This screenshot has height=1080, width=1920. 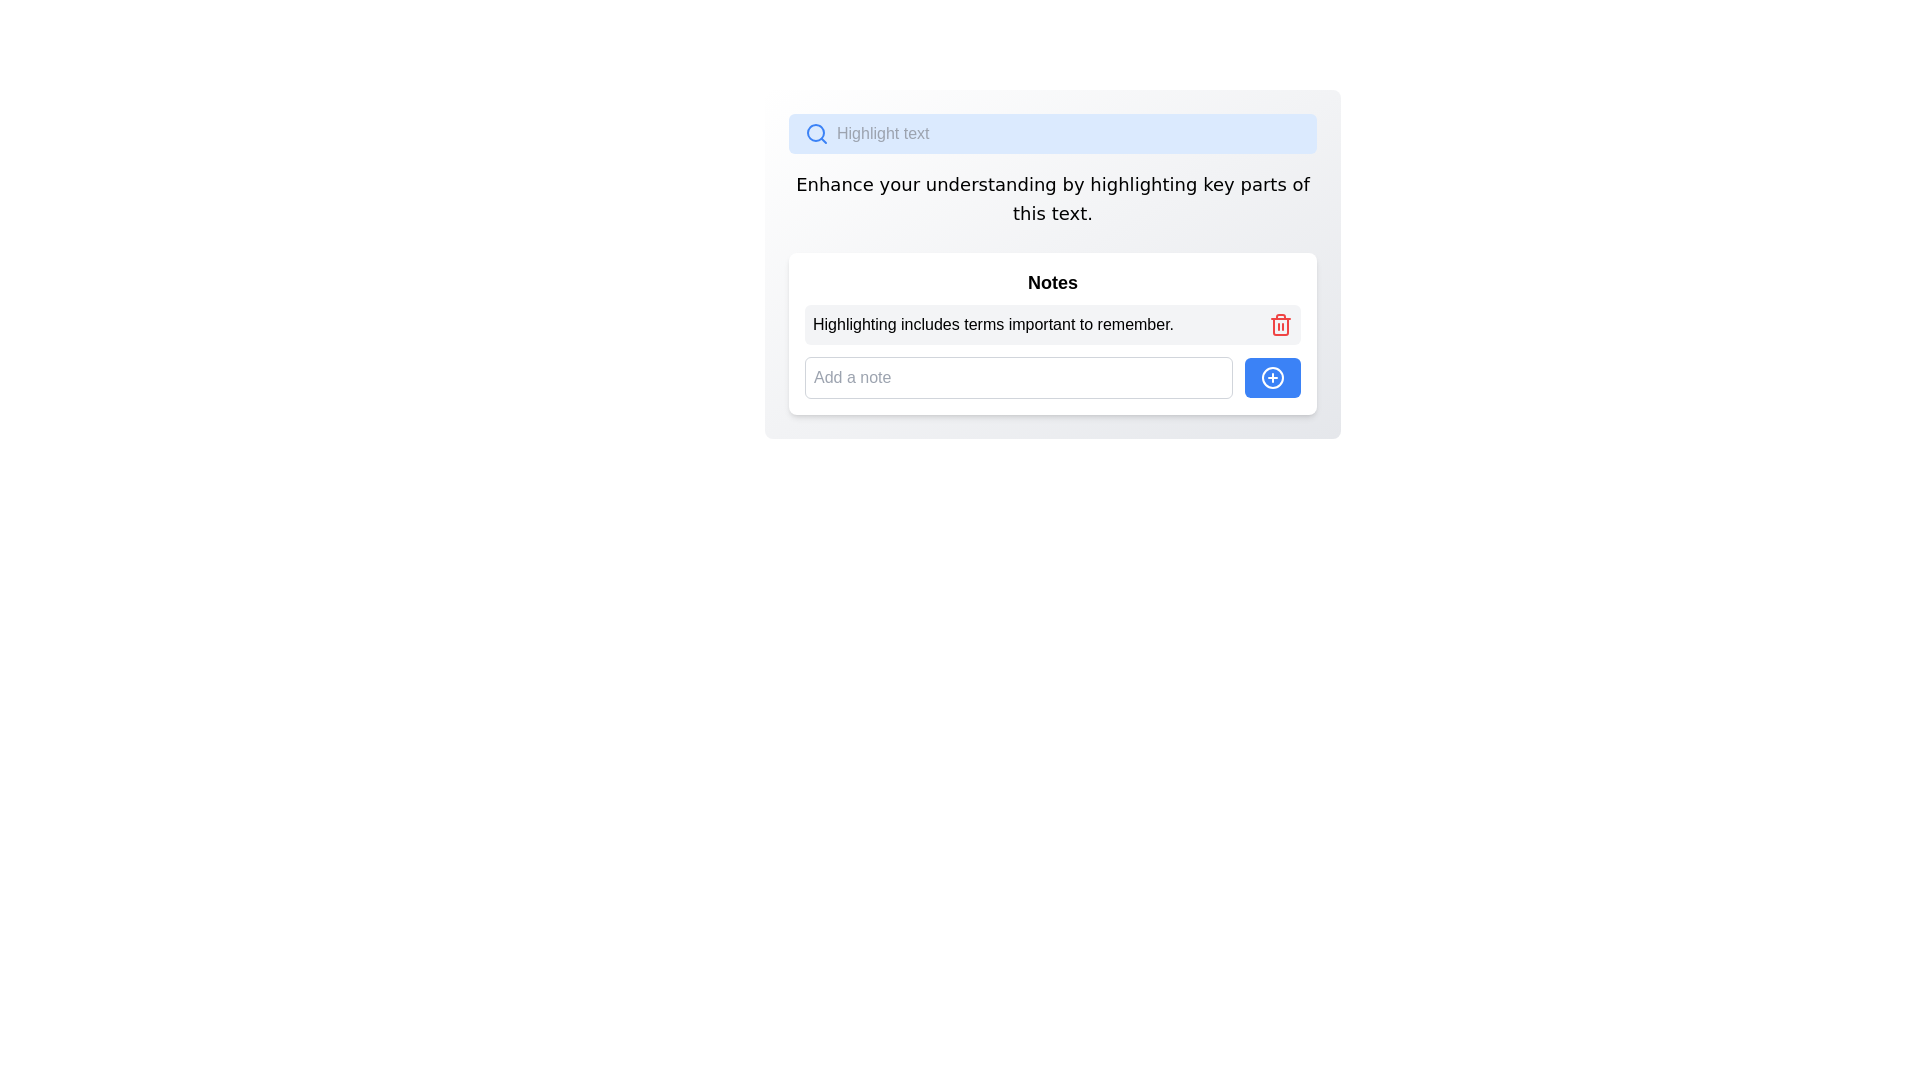 What do you see at coordinates (1123, 184) in the screenshot?
I see `the character 'h' in the text 'Enhance your understanding by highlighting key parts of this text.' which is part of the descriptive content` at bounding box center [1123, 184].